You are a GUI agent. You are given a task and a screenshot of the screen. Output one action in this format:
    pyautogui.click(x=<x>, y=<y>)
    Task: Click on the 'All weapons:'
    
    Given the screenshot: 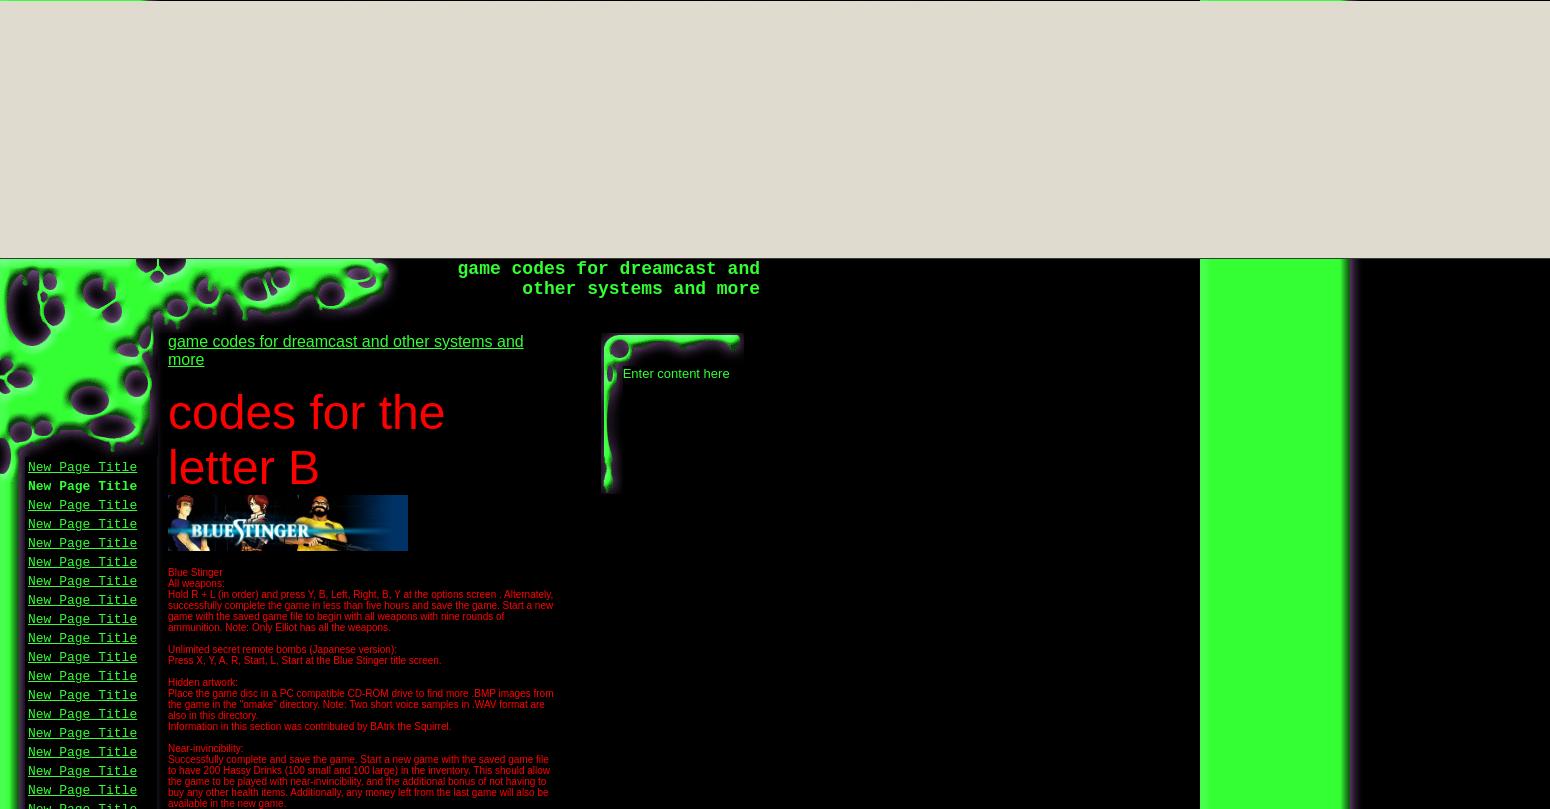 What is the action you would take?
    pyautogui.click(x=195, y=583)
    